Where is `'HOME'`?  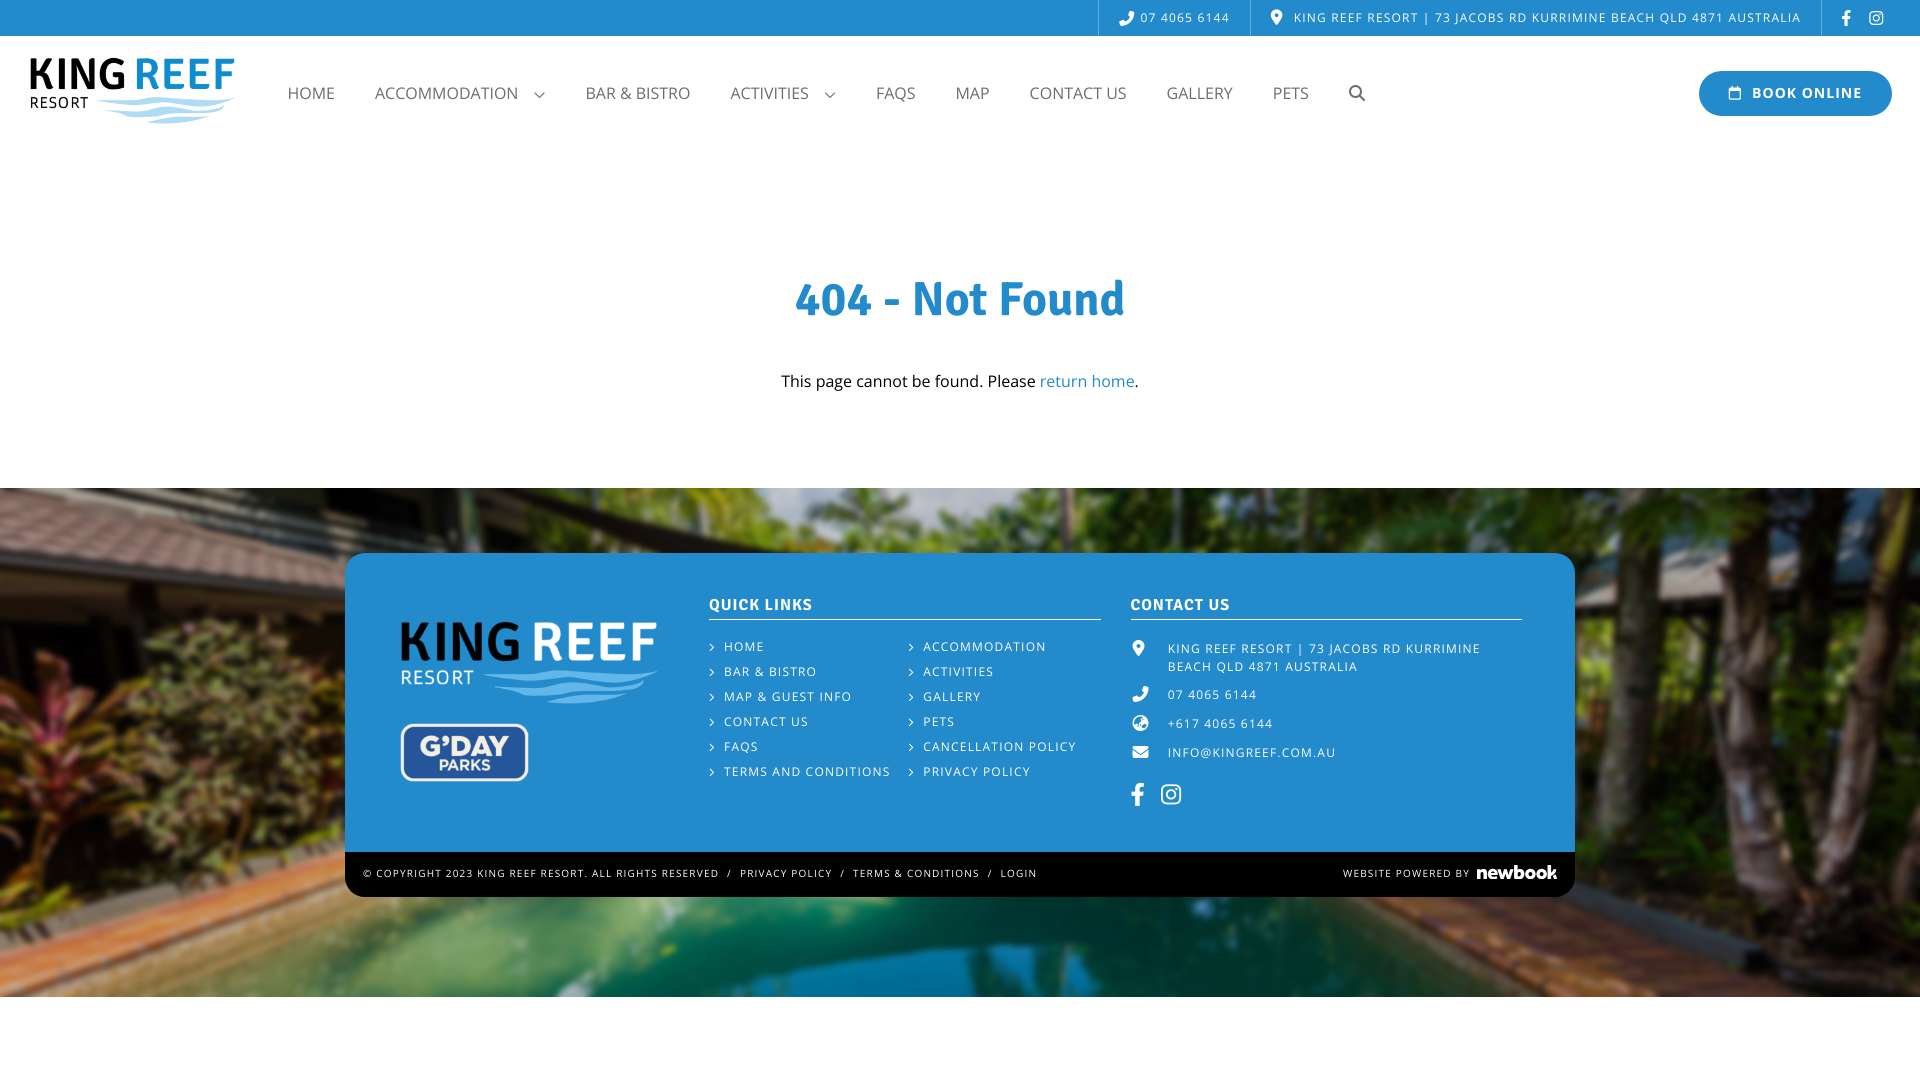
'HOME' is located at coordinates (735, 647).